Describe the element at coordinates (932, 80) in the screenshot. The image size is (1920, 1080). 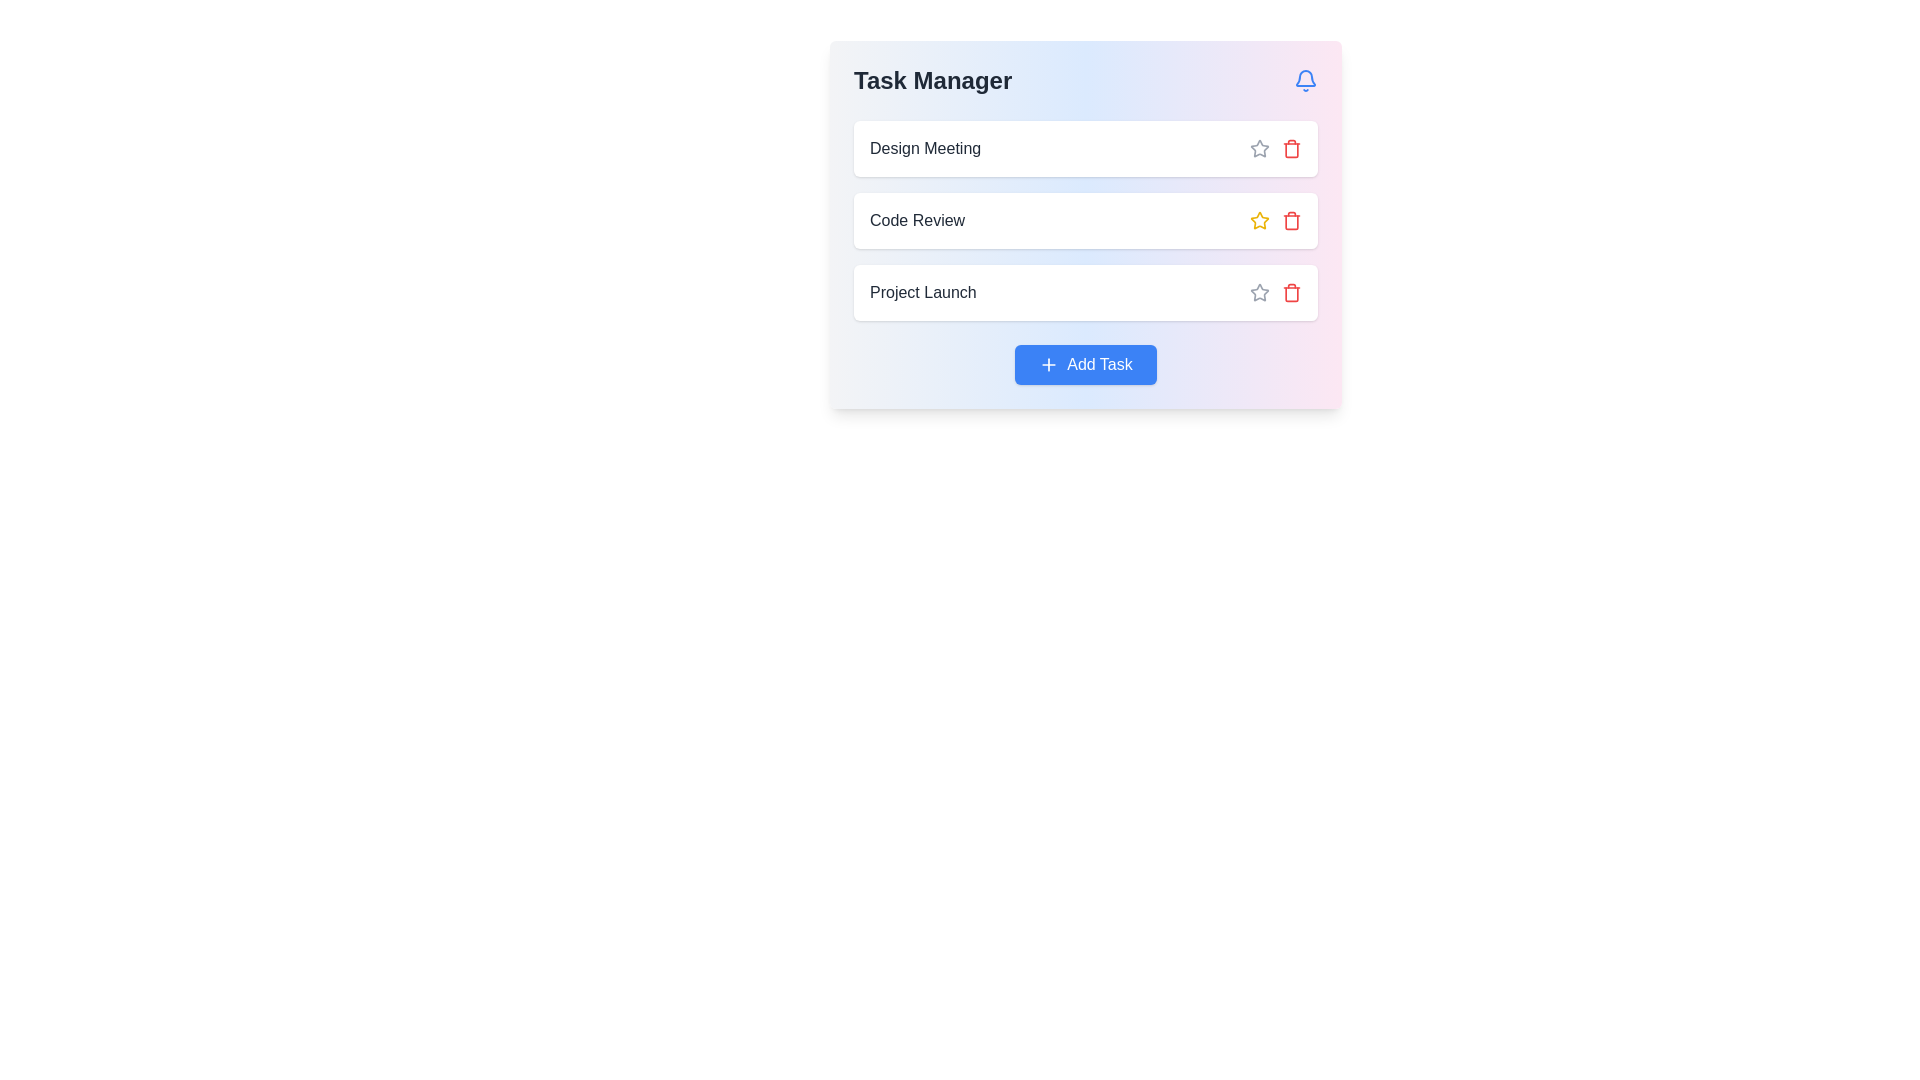
I see `the bold, large-sized text label saying 'Task Manager' in dark gray, located at the top-left of the gradient-colored interface header` at that location.